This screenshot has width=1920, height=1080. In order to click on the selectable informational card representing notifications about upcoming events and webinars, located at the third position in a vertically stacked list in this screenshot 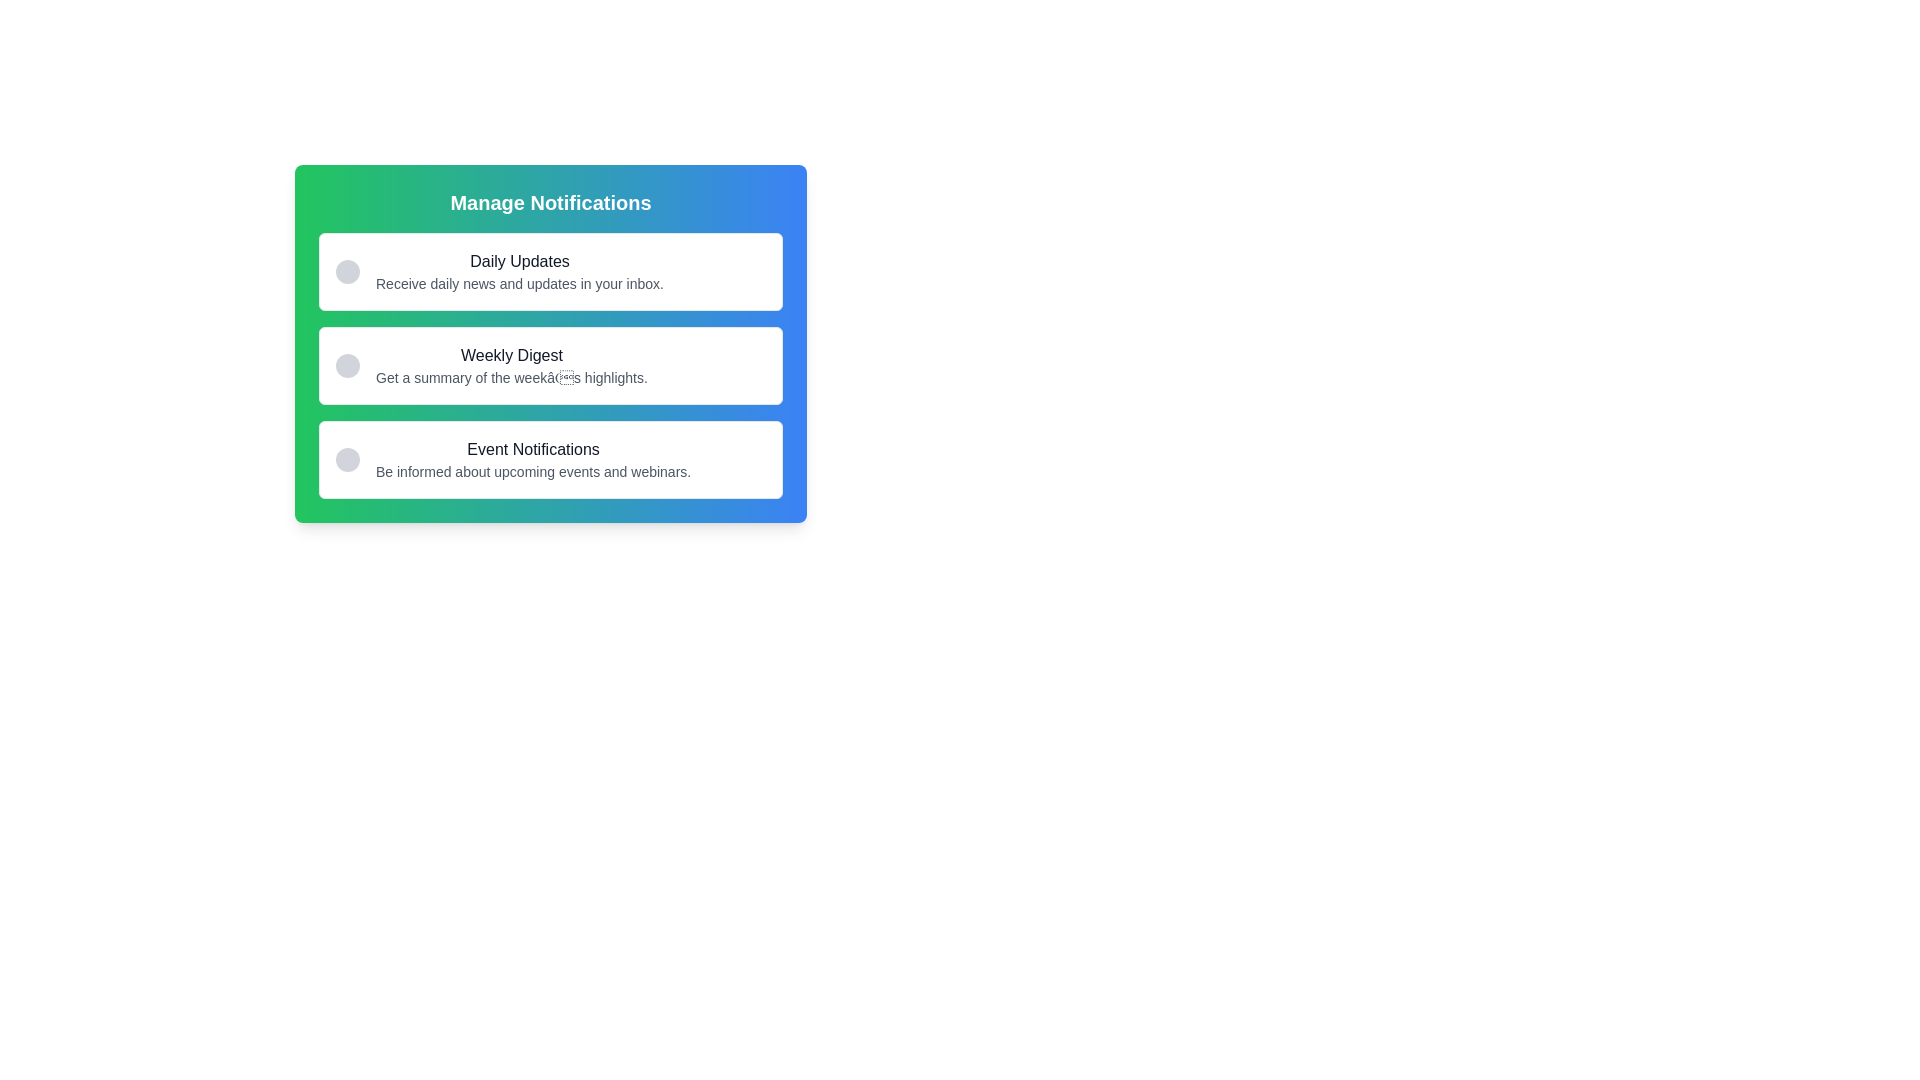, I will do `click(551, 459)`.